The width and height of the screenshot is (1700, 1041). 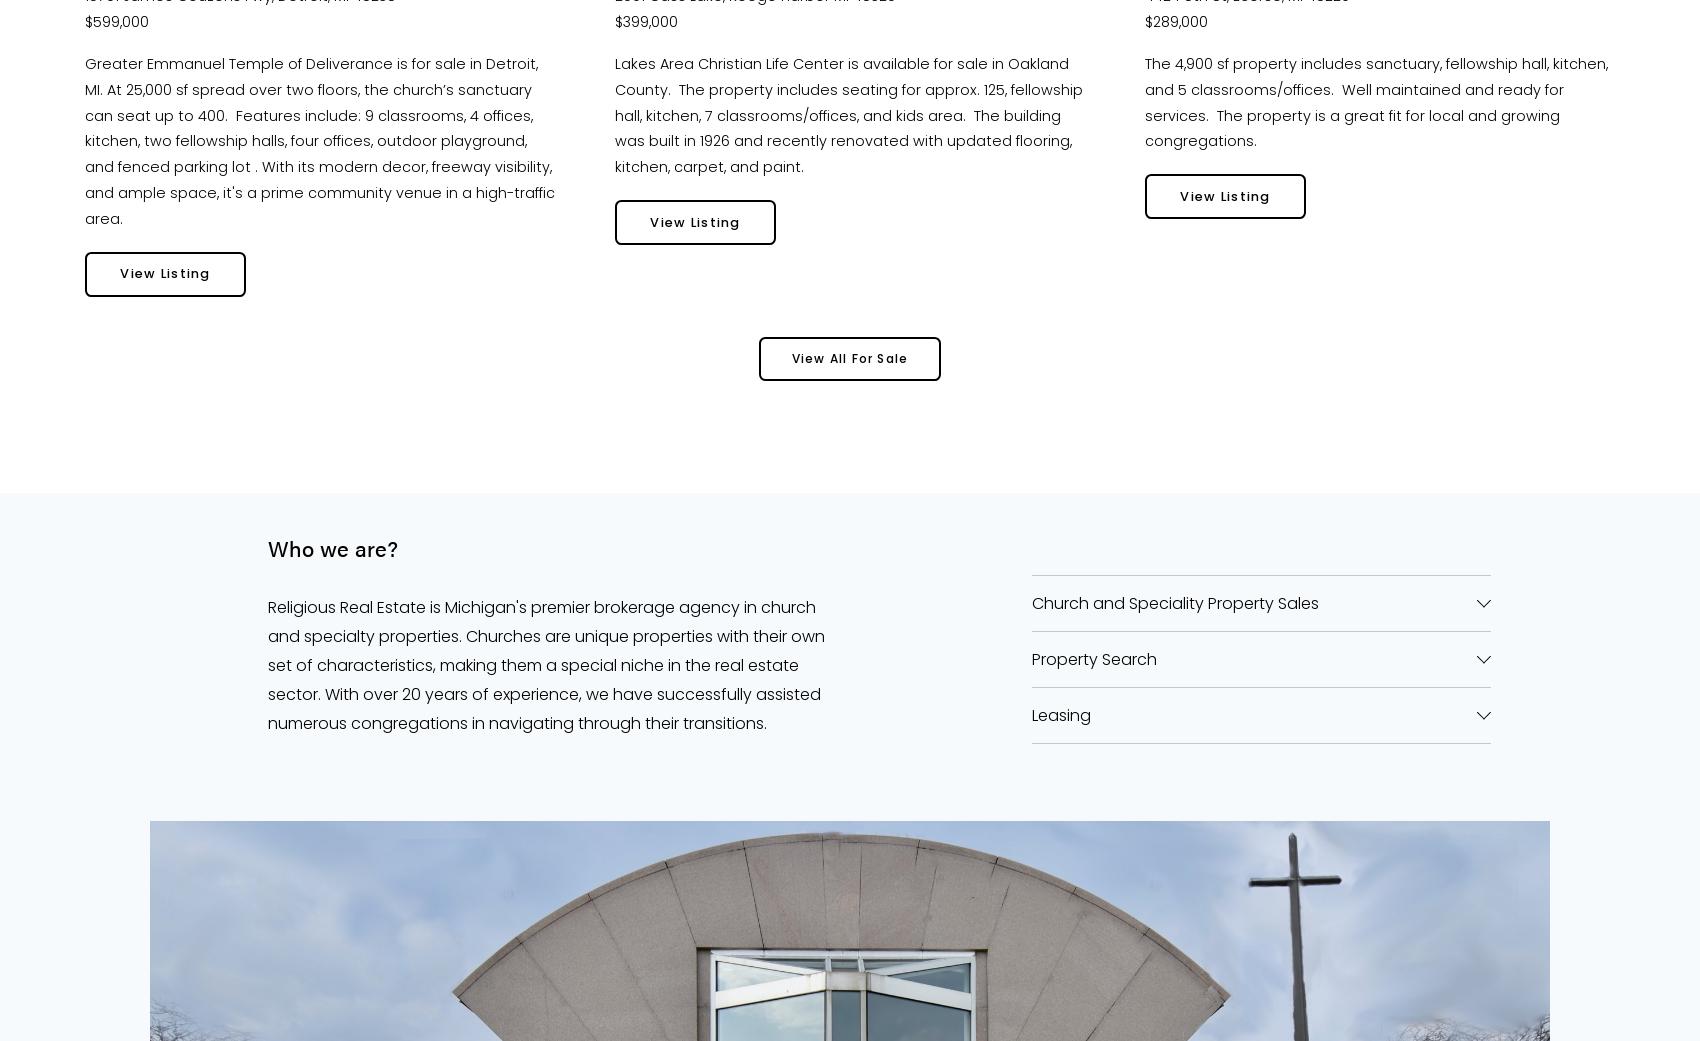 I want to click on 'Lakes Area Christian Life Center is available for sale in Oakland County.  The property includes seating for approx. 125, fellowship hall, kitchen, 7 classrooms/offices, and kids area.  The building was built in 1926 and recently renovated with updated flooring, kitchen, carpet, and paint.', so click(x=851, y=115).